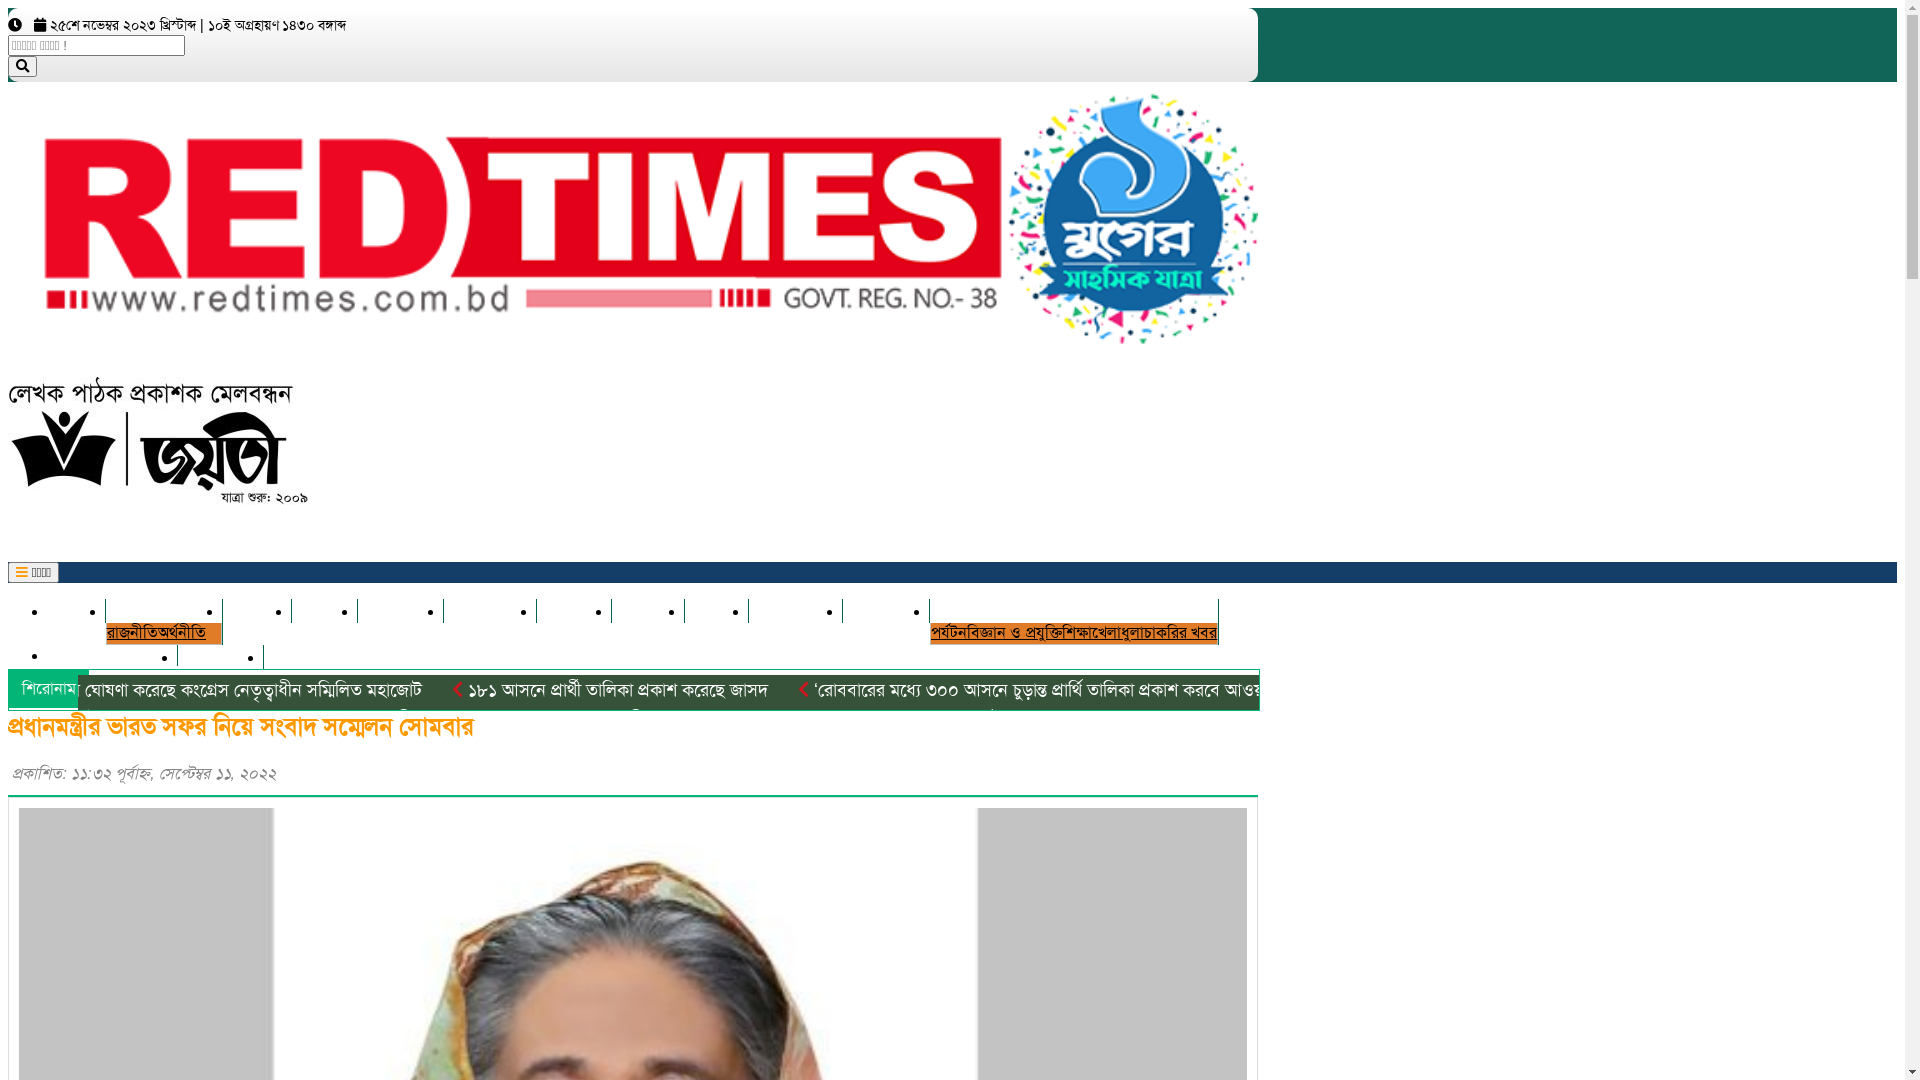  I want to click on 'English News', so click(111, 655).